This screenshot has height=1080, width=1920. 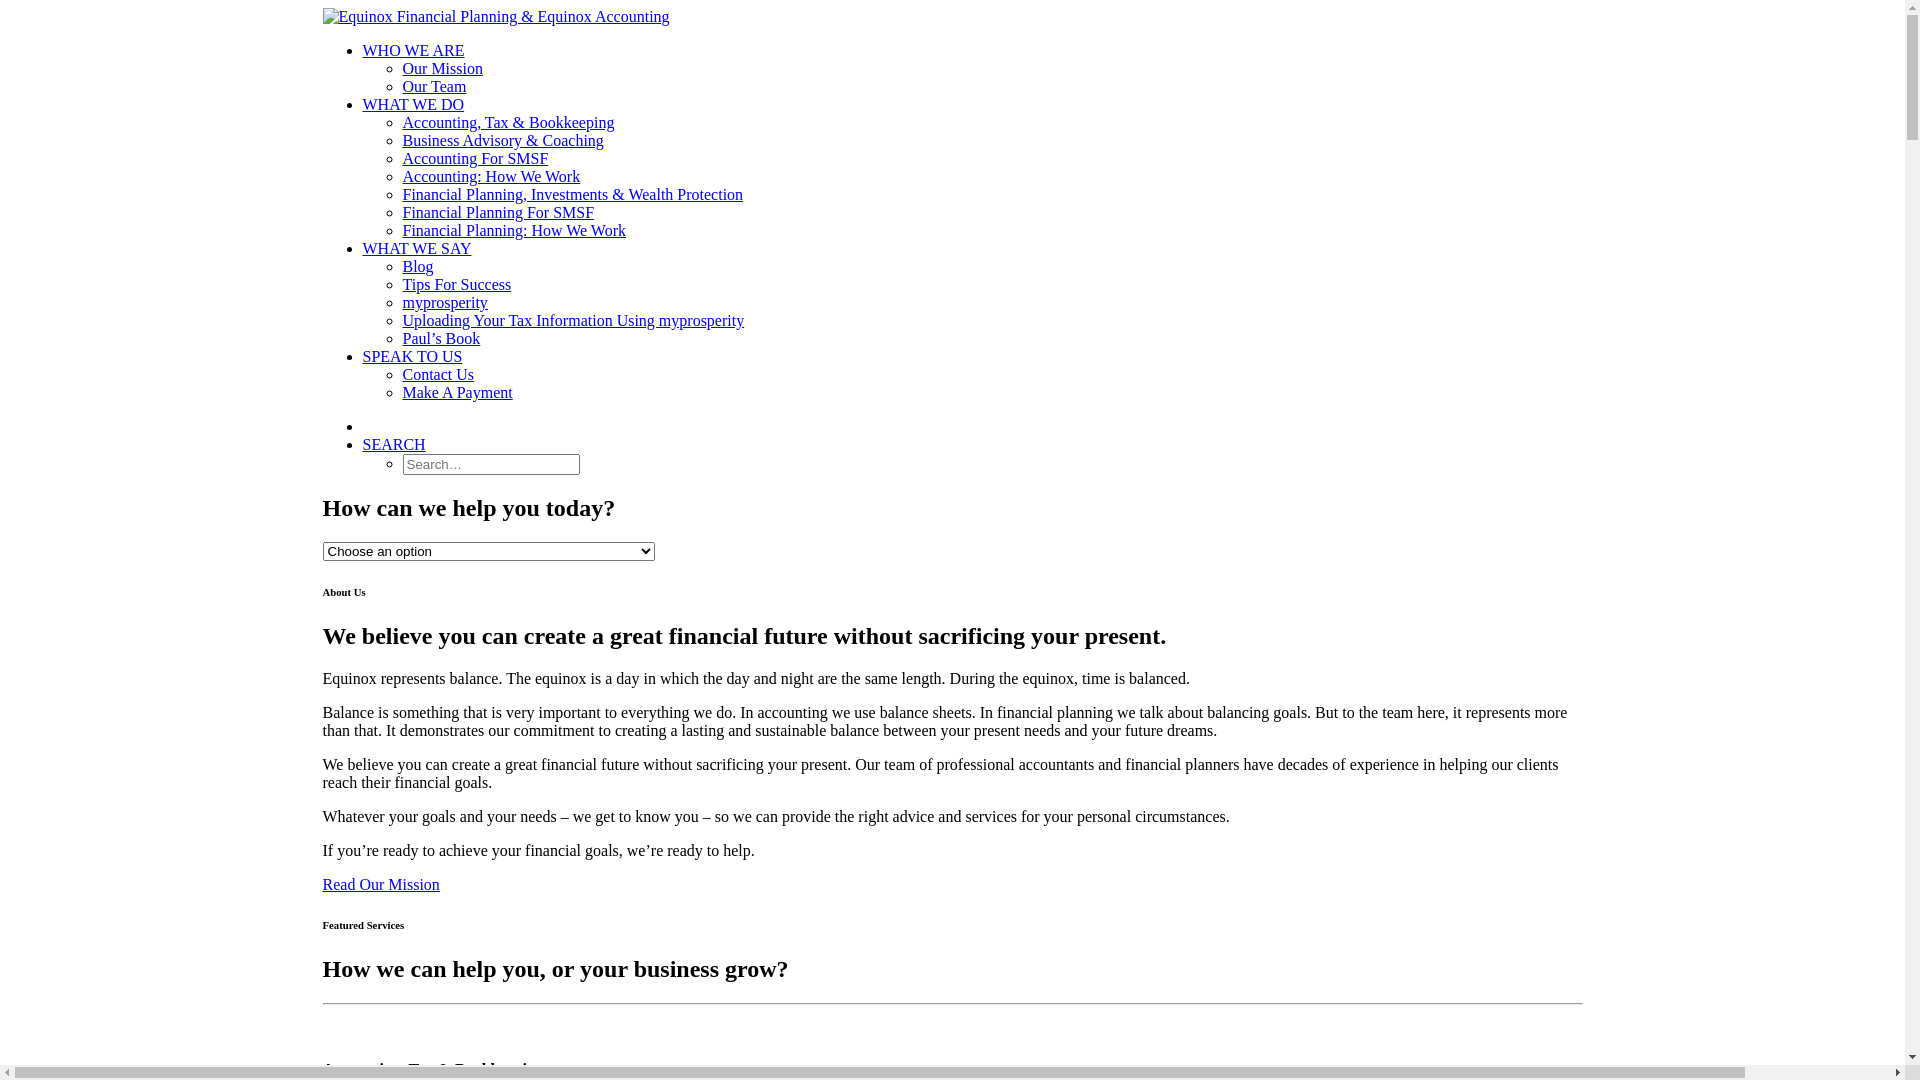 What do you see at coordinates (411, 49) in the screenshot?
I see `'WHO WE ARE'` at bounding box center [411, 49].